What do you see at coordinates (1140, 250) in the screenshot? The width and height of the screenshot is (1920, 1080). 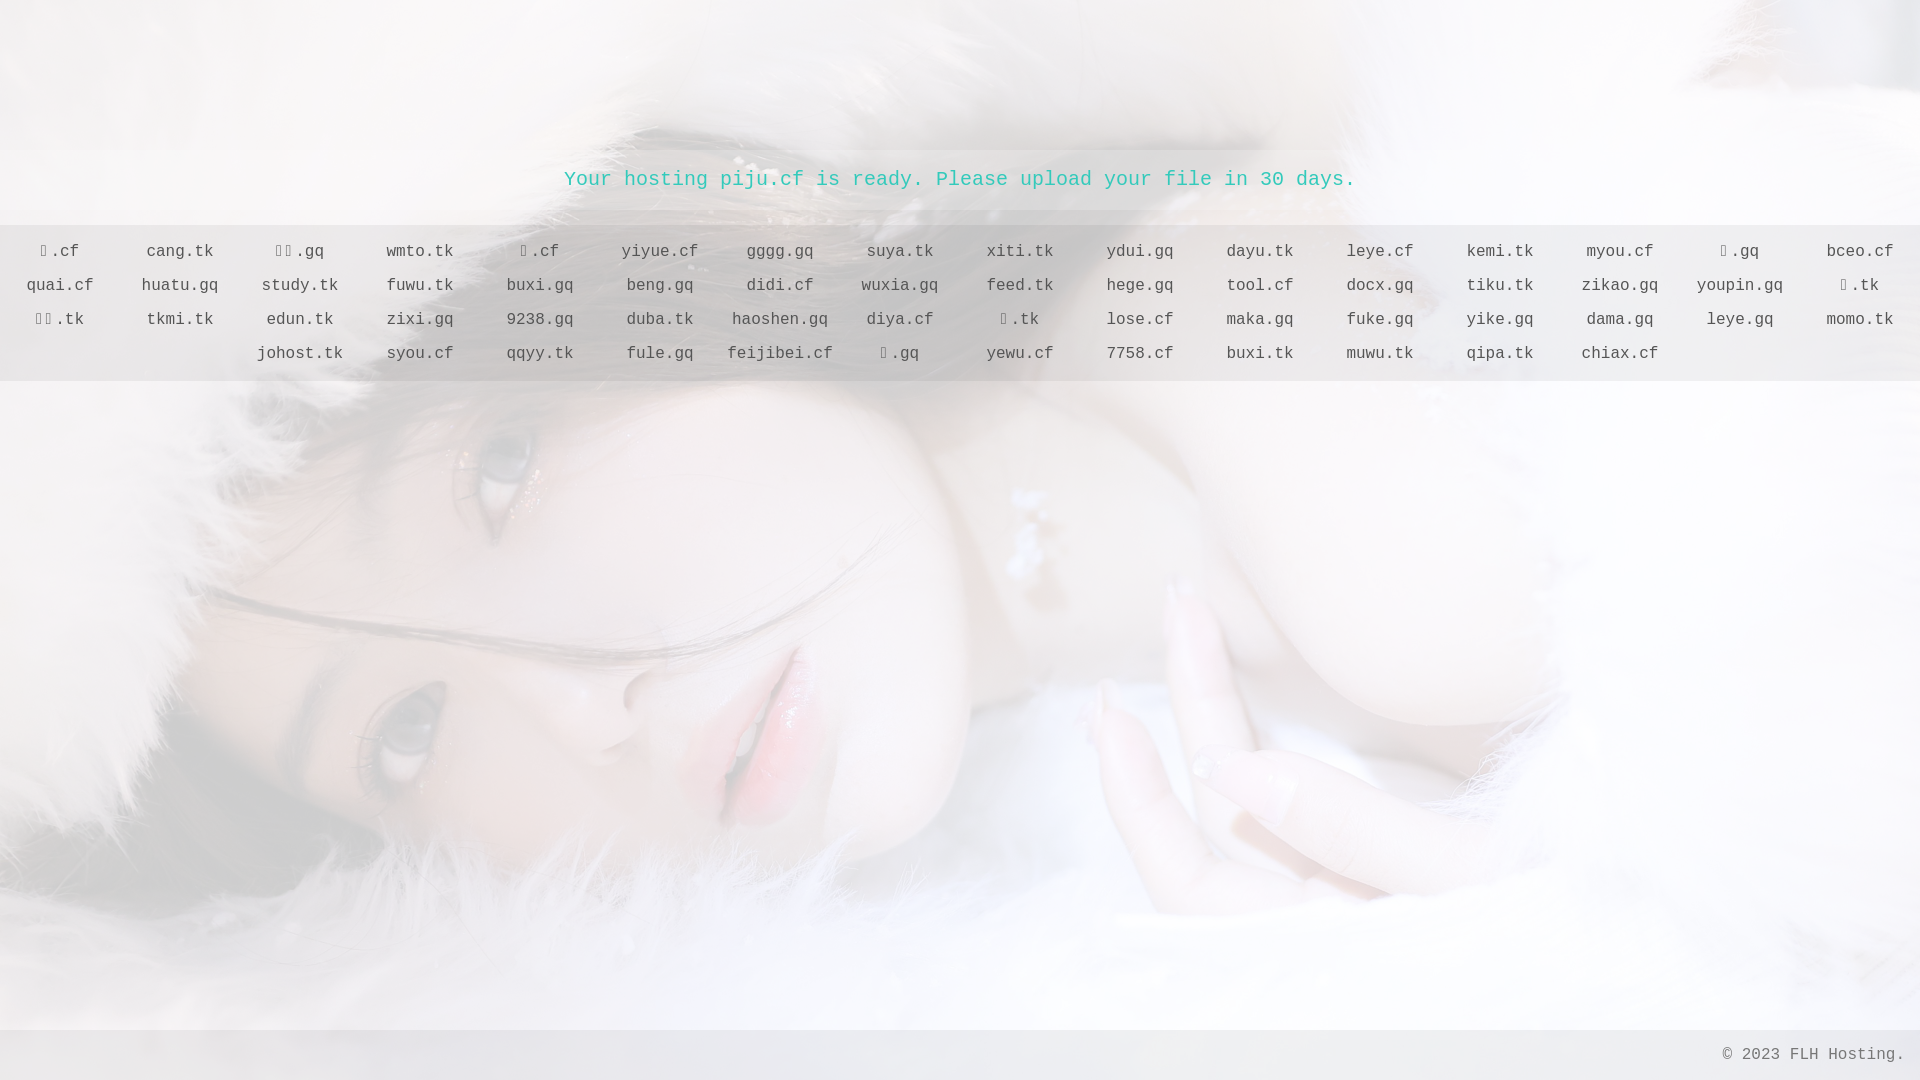 I see `'ydui.gq'` at bounding box center [1140, 250].